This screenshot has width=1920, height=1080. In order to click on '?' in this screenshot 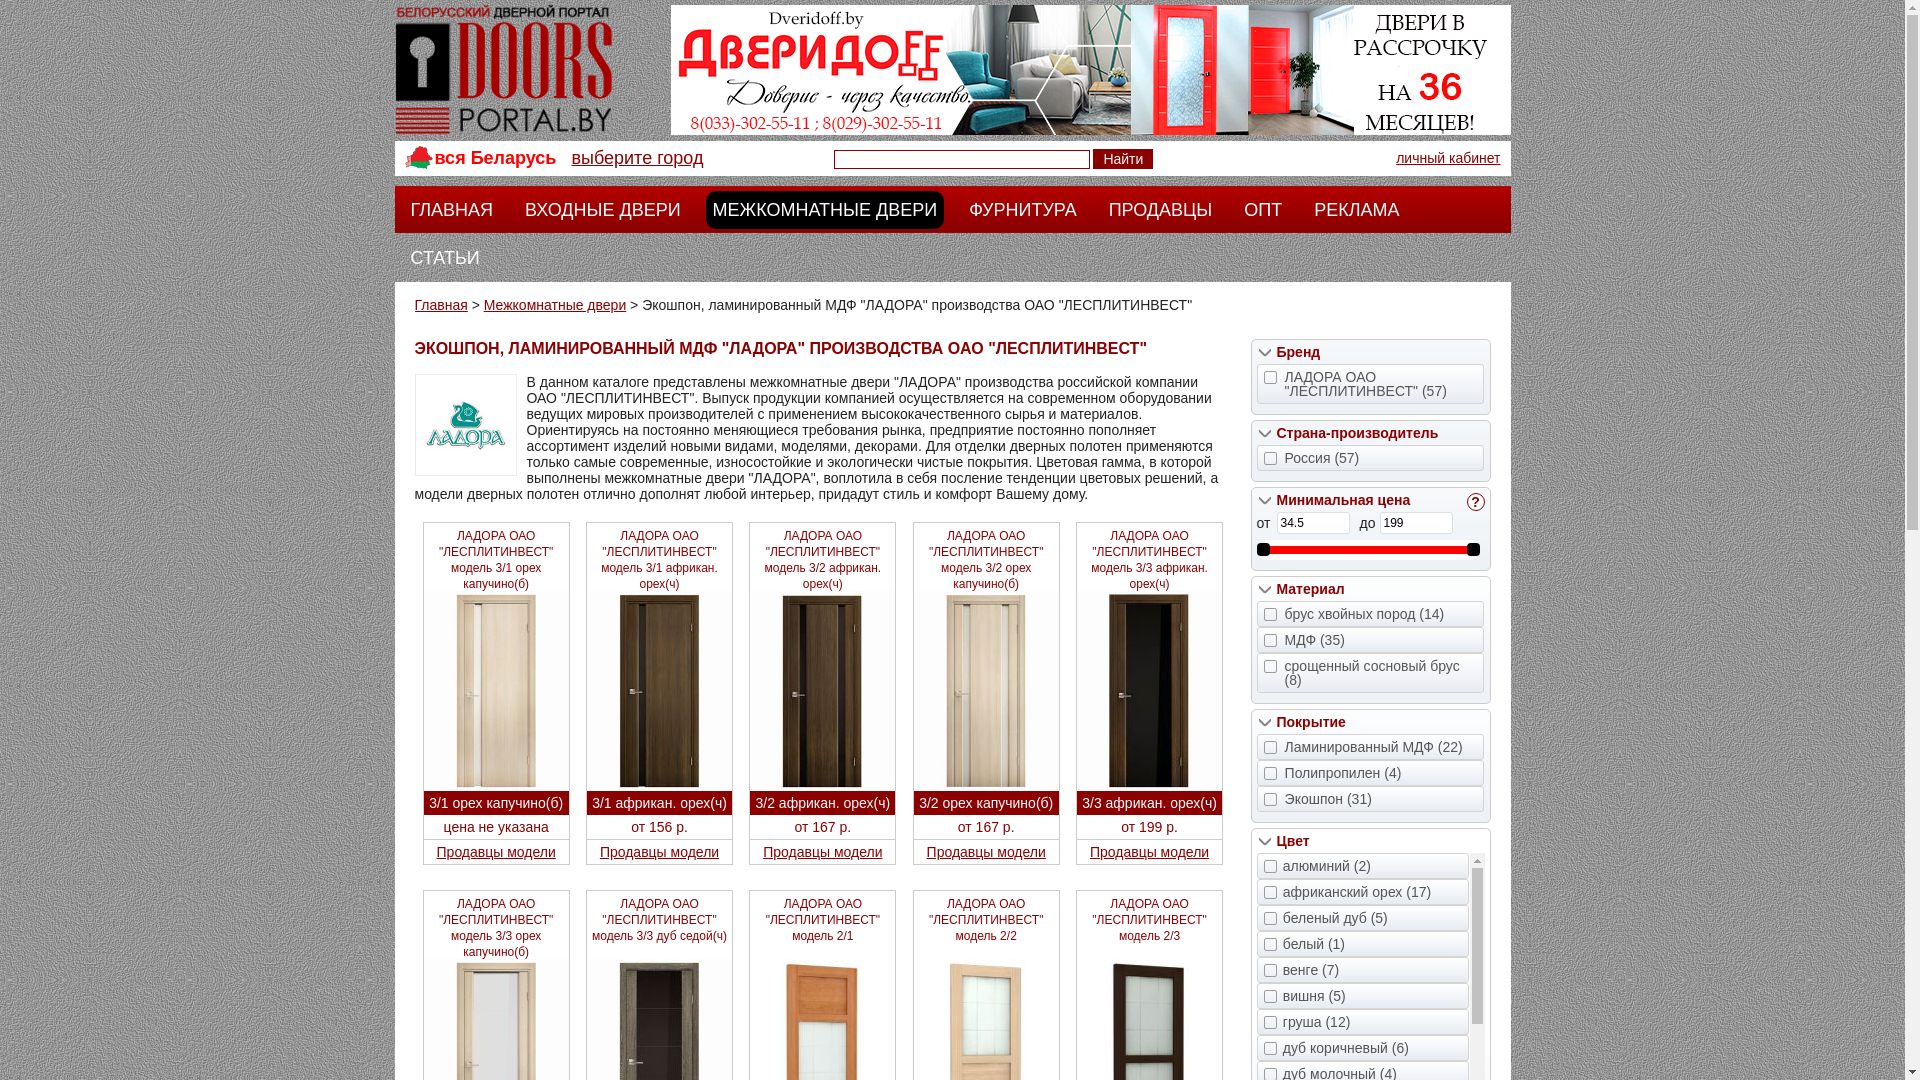, I will do `click(1474, 500)`.